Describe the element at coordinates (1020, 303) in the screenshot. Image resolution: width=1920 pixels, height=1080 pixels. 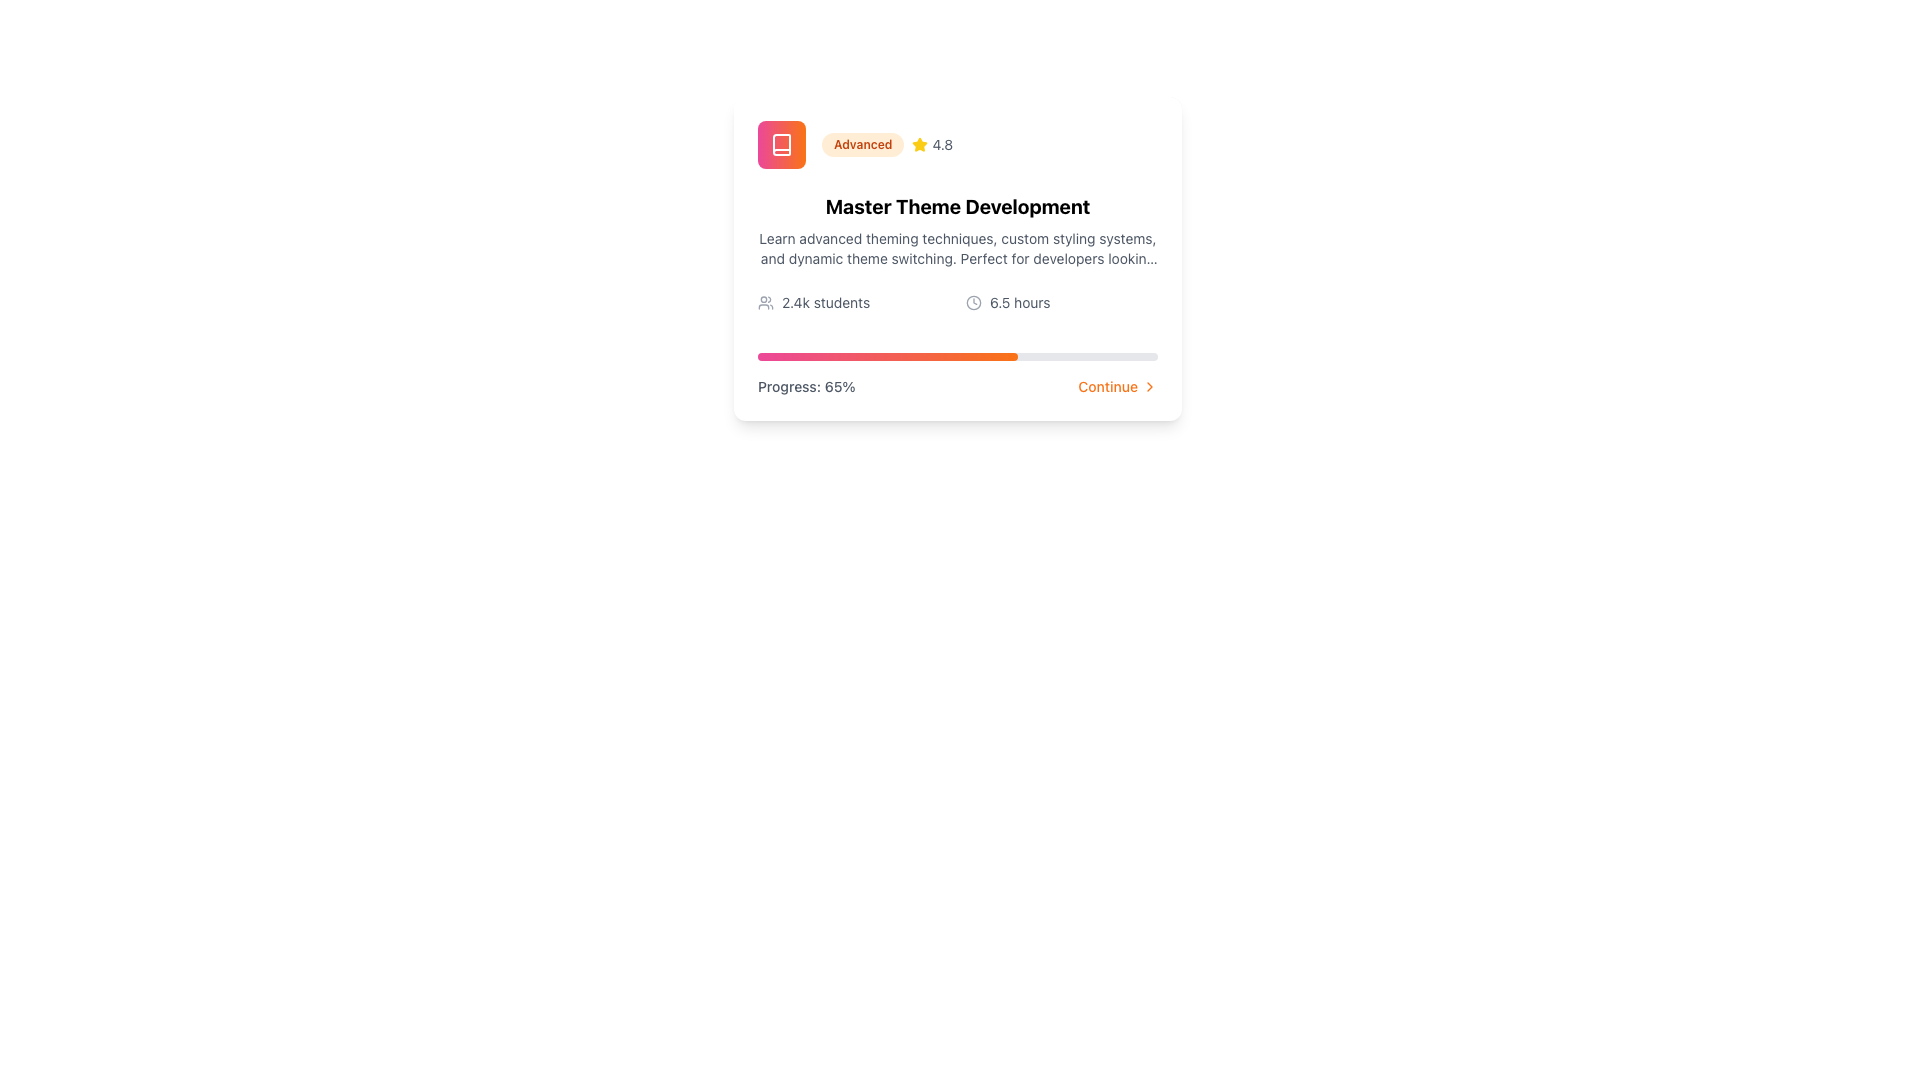
I see `the Text label that conveys the duration of time, located in the bottom portion of the card towards the right, aligned horizontally with a clock icon on its left` at that location.